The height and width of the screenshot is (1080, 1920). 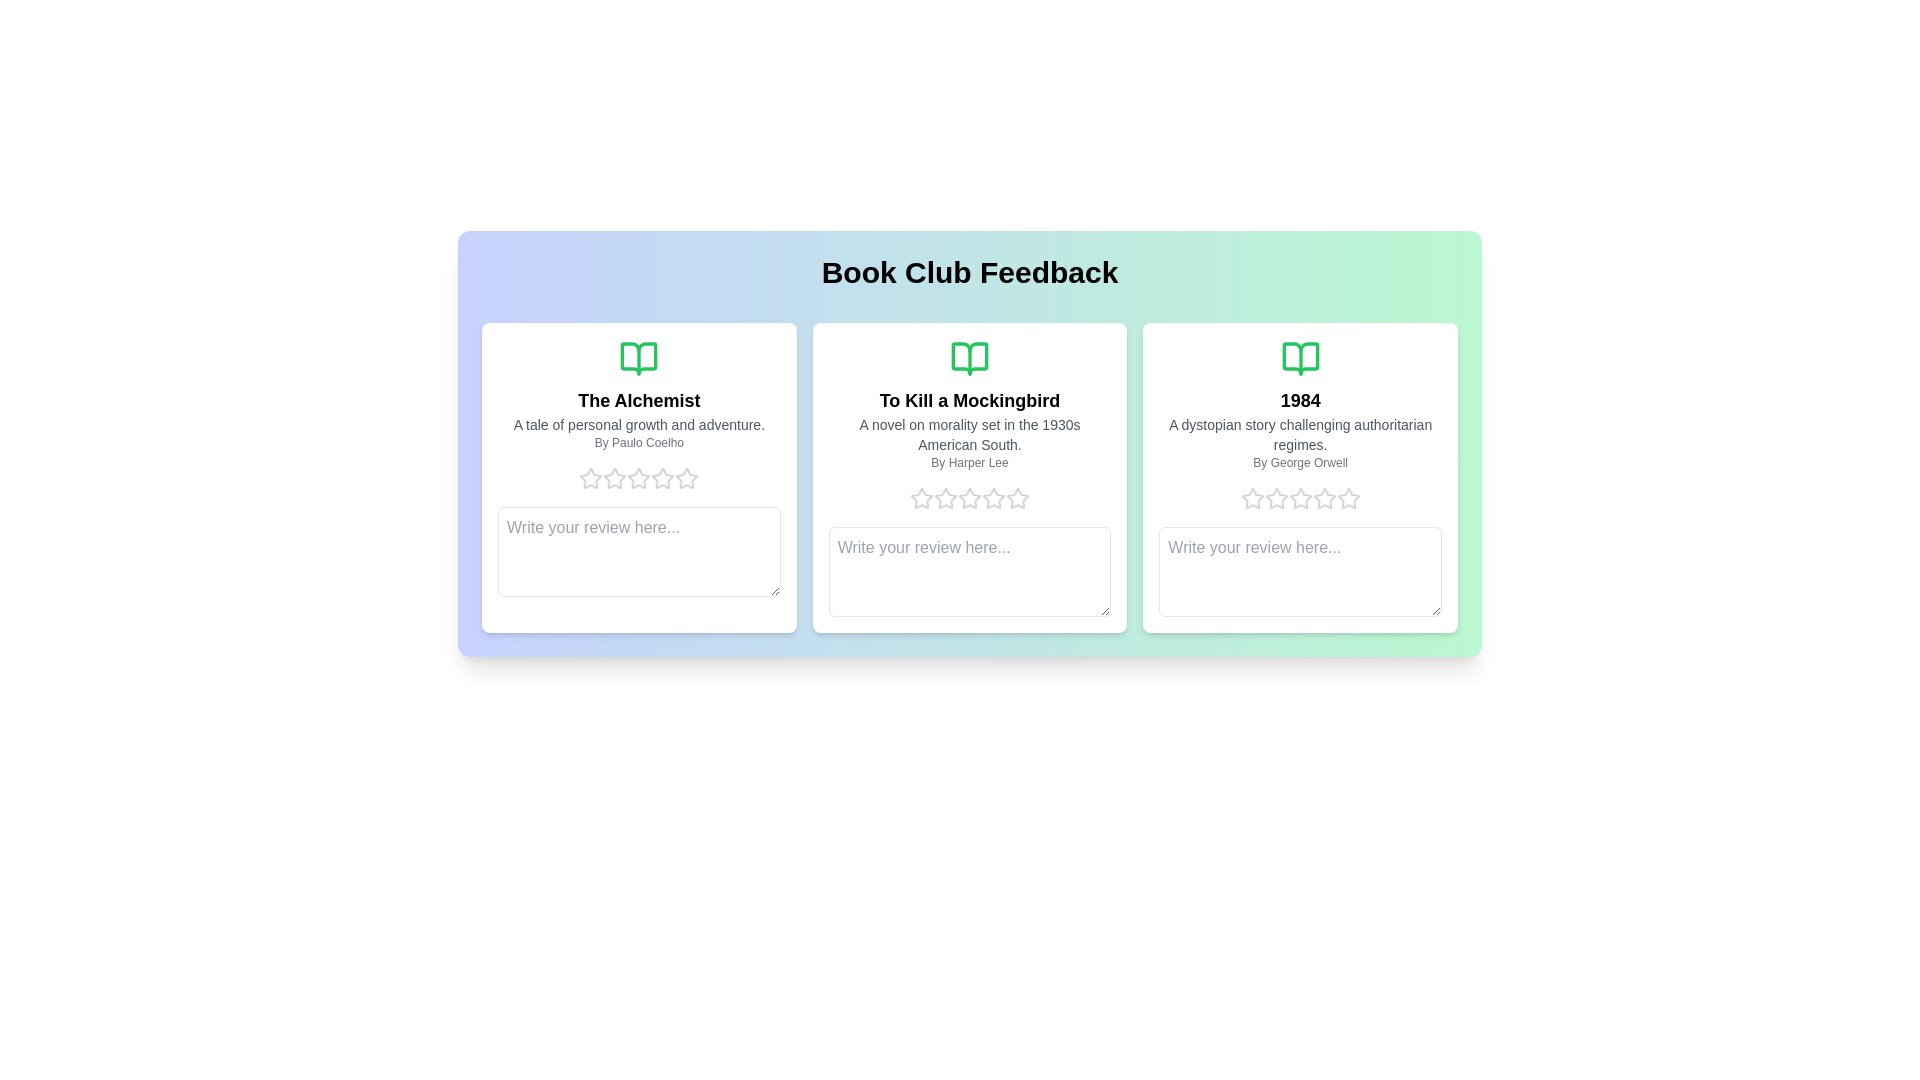 I want to click on the second rating star icon for the book 'To Kill a Mockingbird', so click(x=920, y=497).